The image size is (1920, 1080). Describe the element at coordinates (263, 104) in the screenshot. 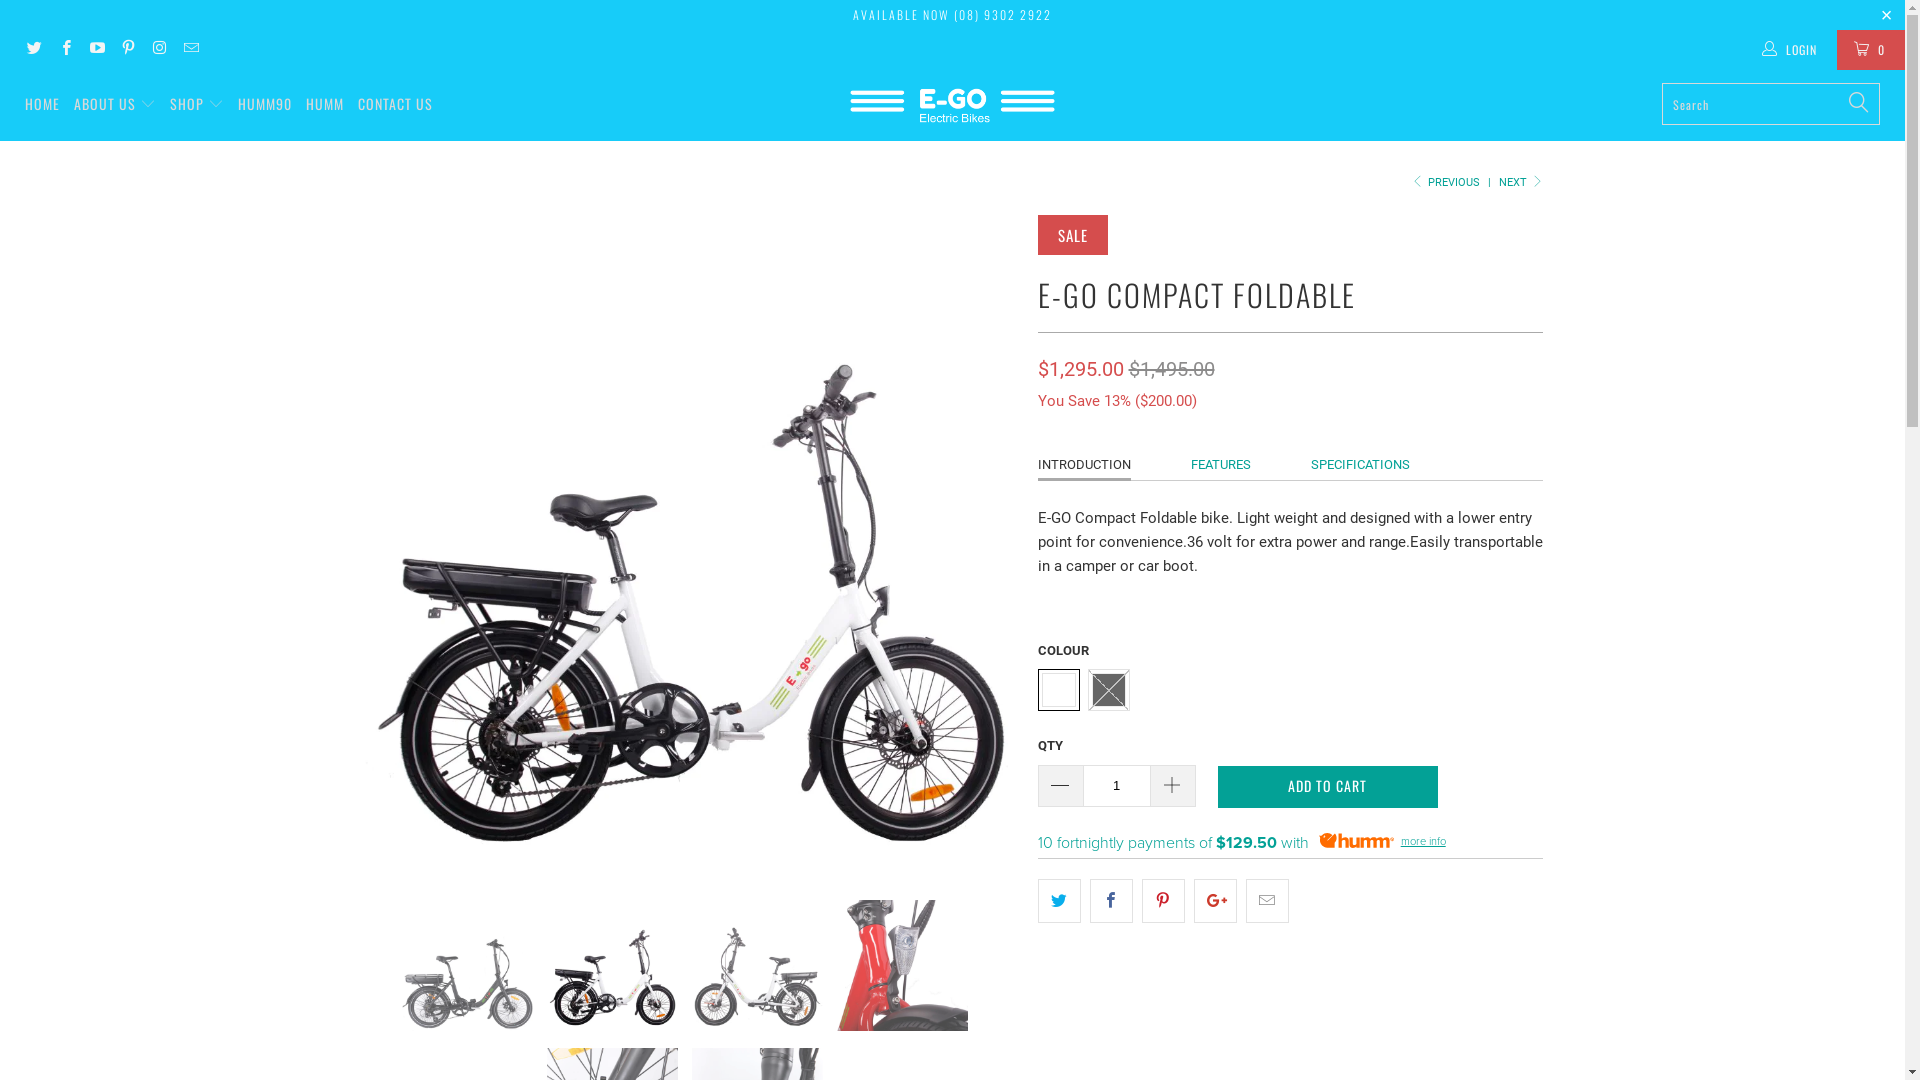

I see `'HUMM90'` at that location.